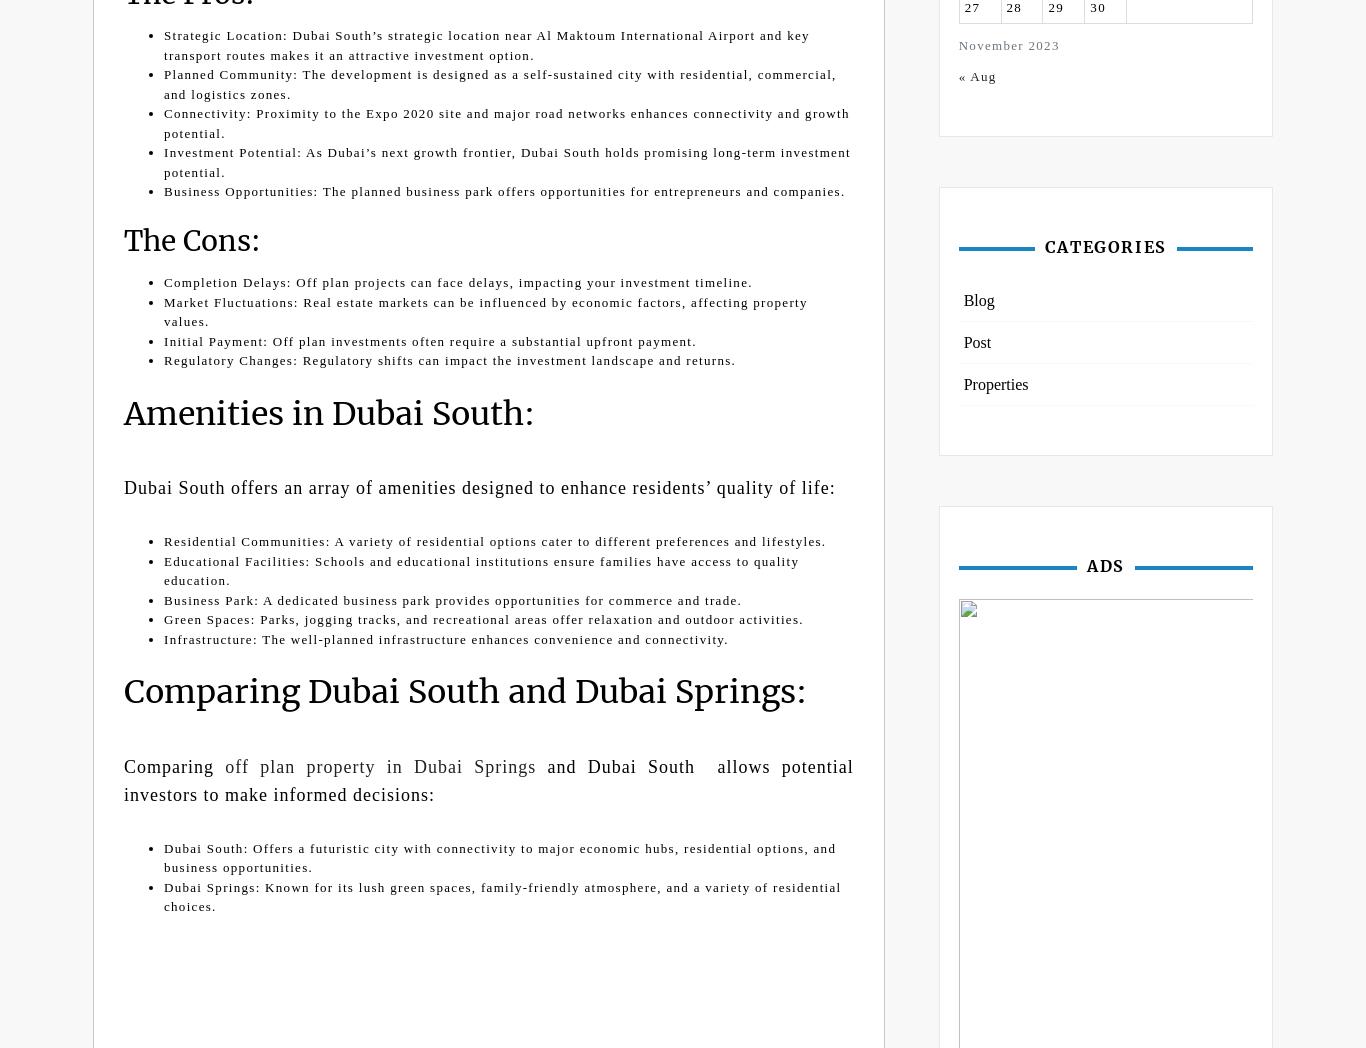 The image size is (1366, 1048). I want to click on 'Dubai Springs: Known for its lush green spaces, family-friendly atmosphere, and a variety of residential choices.', so click(502, 895).